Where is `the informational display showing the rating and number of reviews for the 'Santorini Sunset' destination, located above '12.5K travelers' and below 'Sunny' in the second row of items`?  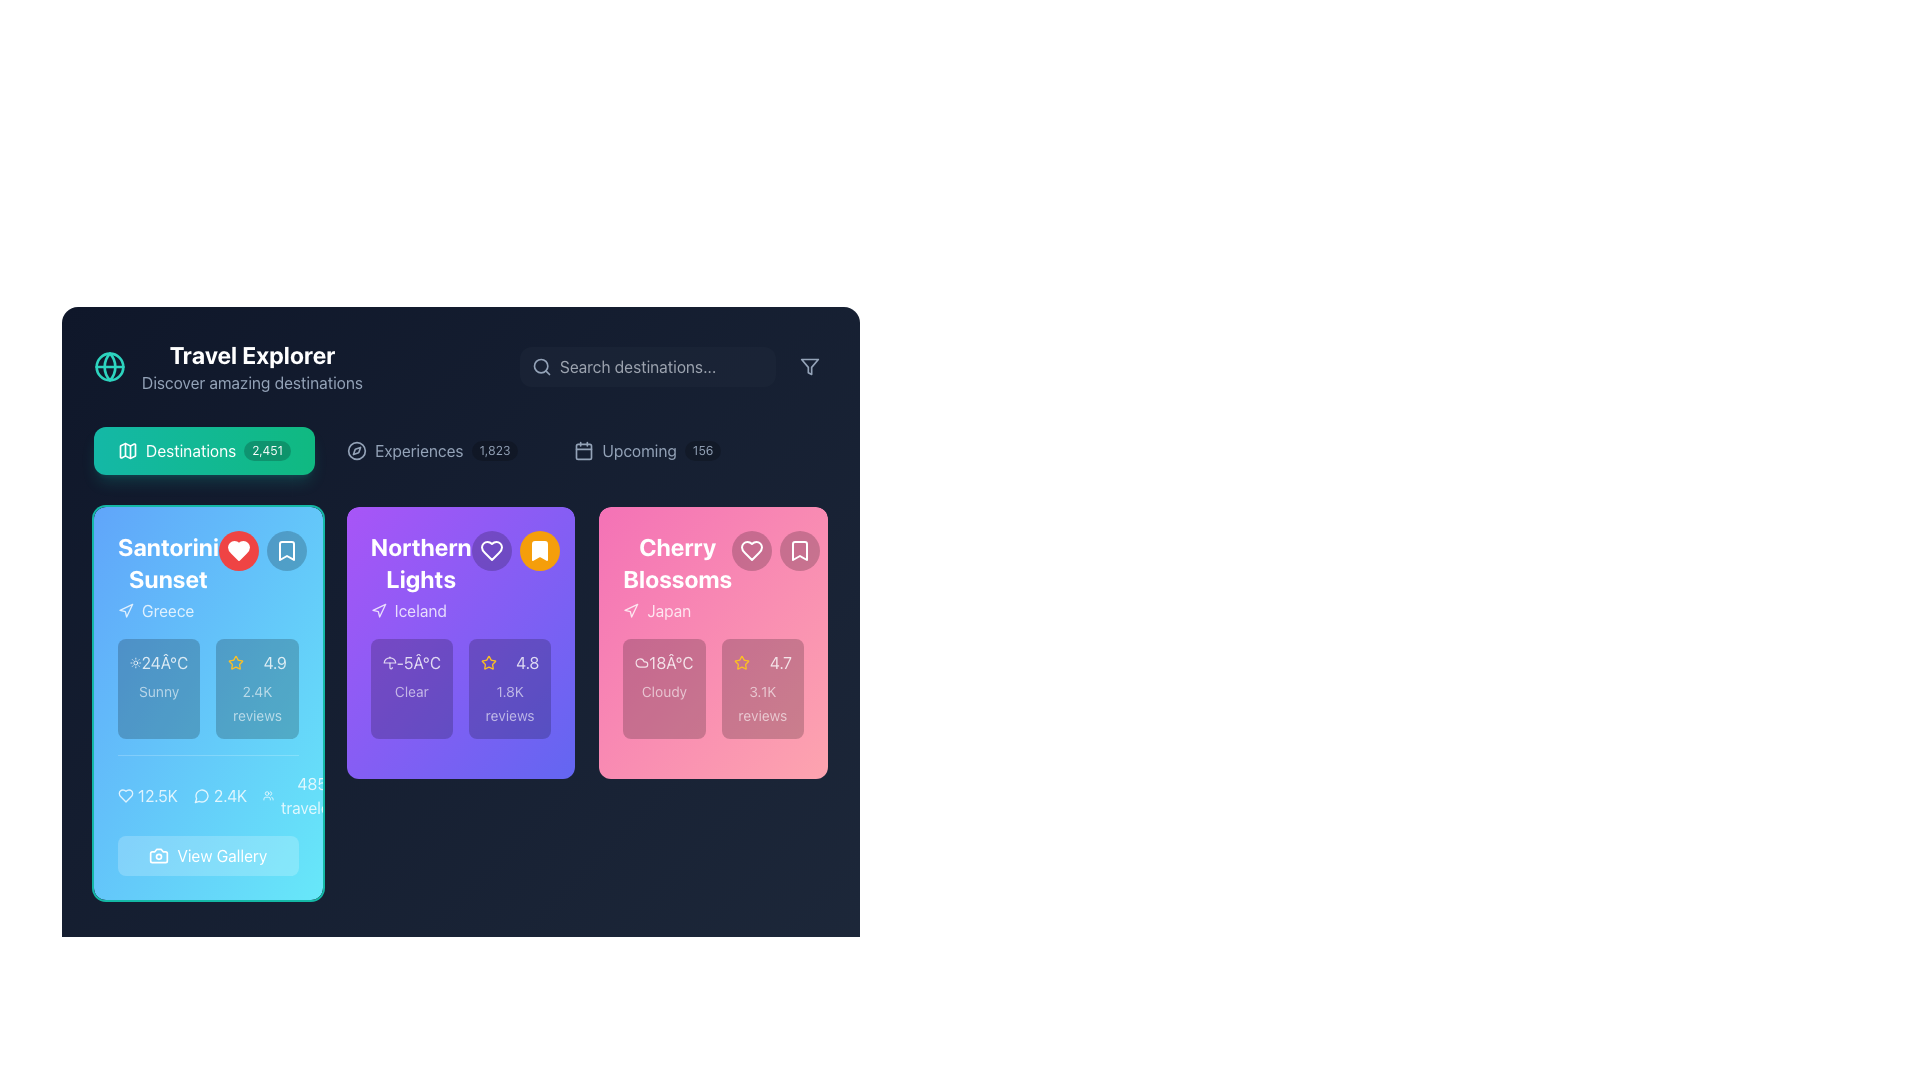 the informational display showing the rating and number of reviews for the 'Santorini Sunset' destination, located above '12.5K travelers' and below 'Sunny' in the second row of items is located at coordinates (256, 688).